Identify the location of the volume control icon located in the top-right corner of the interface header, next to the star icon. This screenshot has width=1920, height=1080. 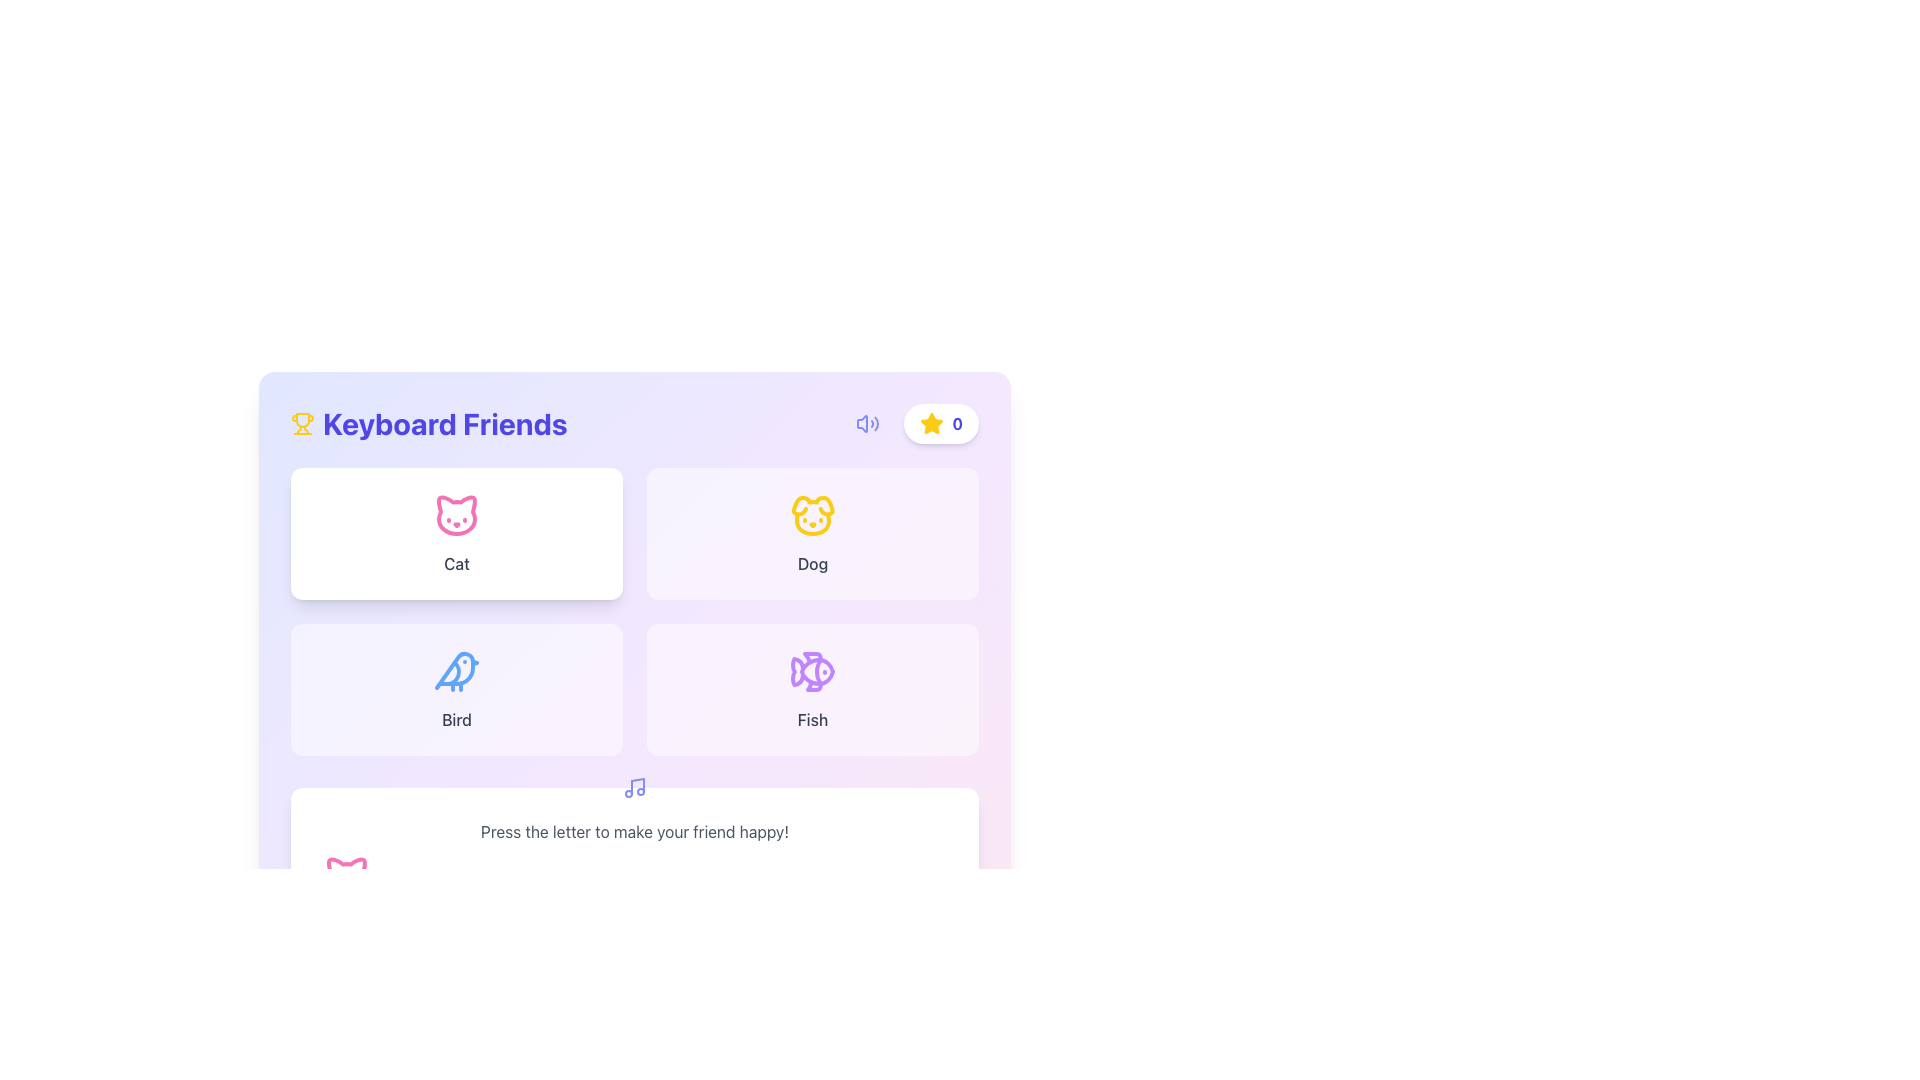
(862, 423).